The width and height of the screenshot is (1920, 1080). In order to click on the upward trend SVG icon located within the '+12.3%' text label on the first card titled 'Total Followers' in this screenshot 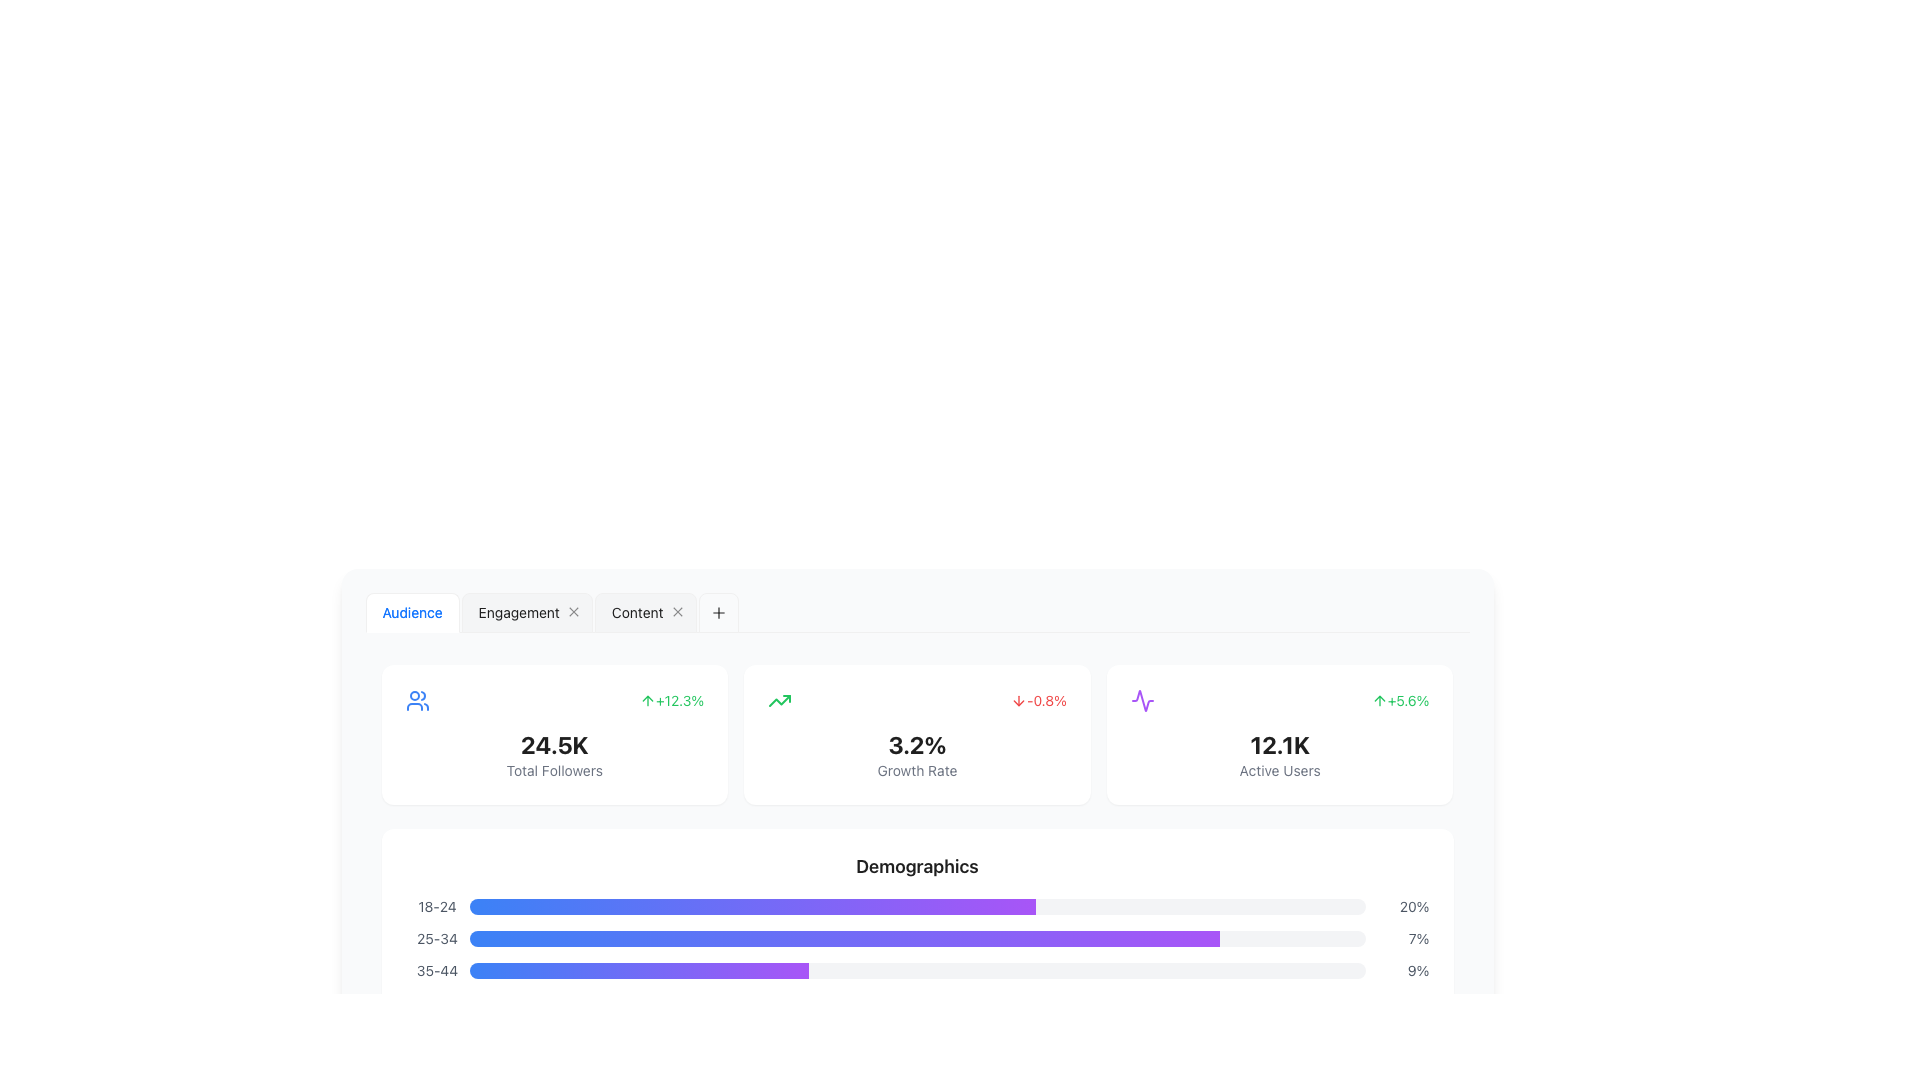, I will do `click(648, 700)`.